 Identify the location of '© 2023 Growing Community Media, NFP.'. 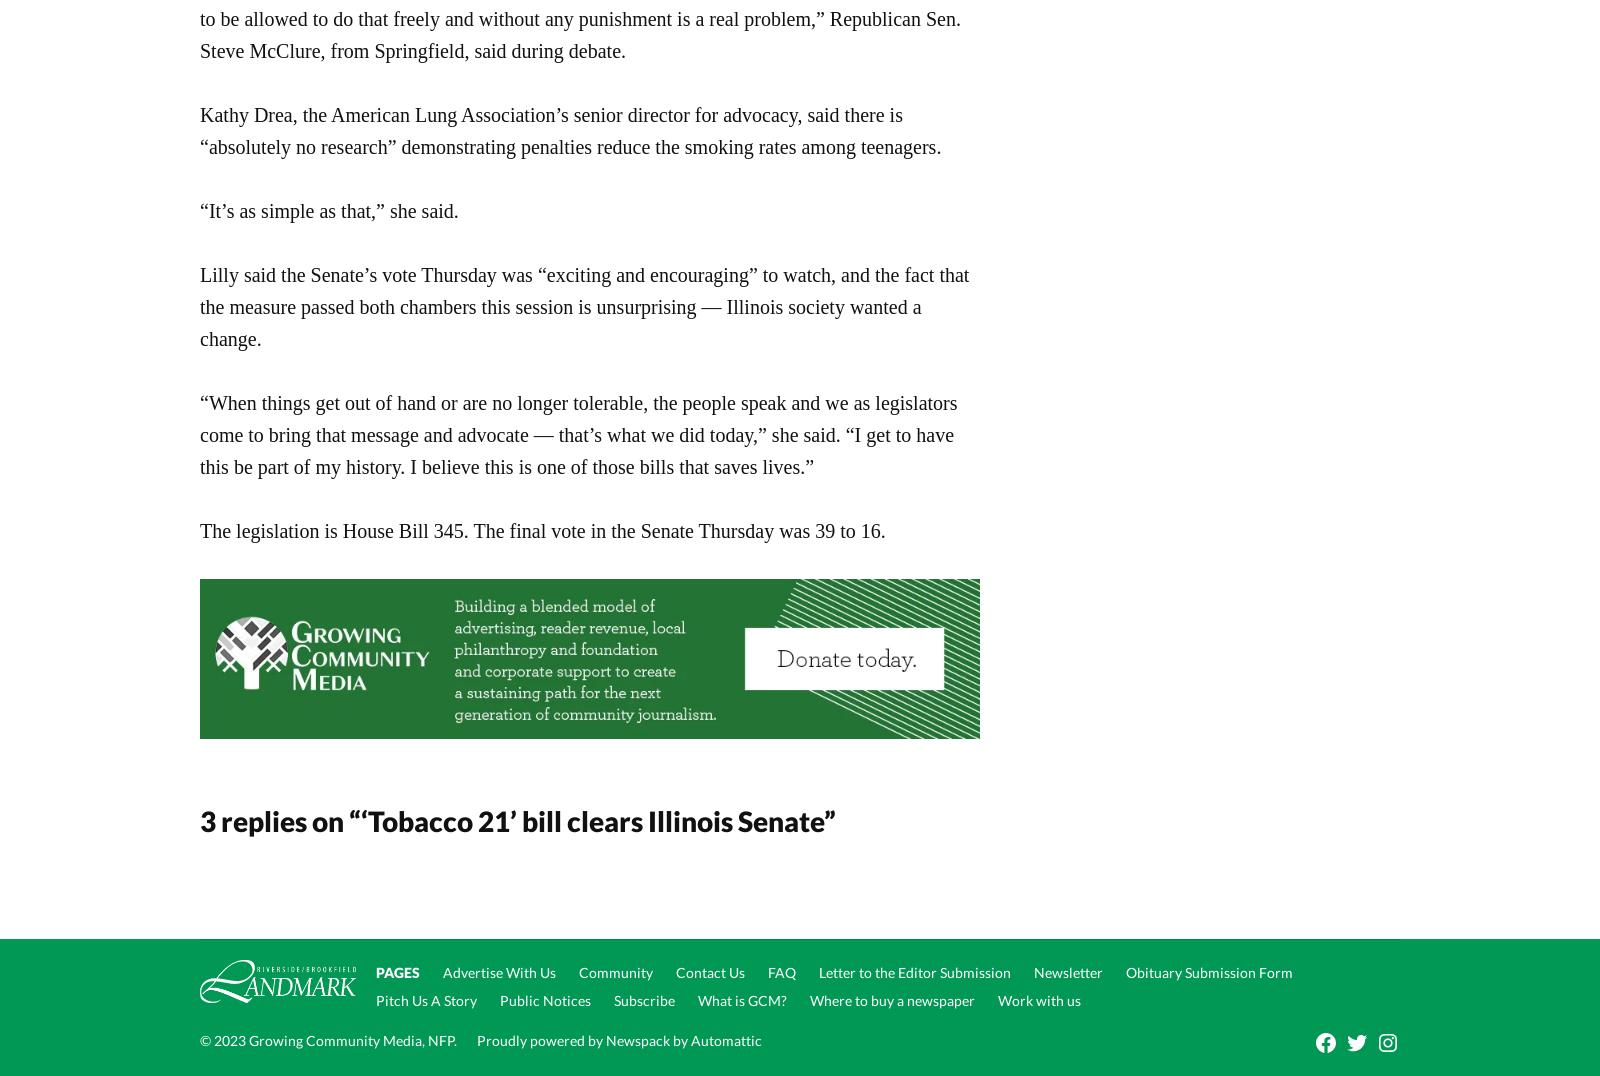
(328, 1039).